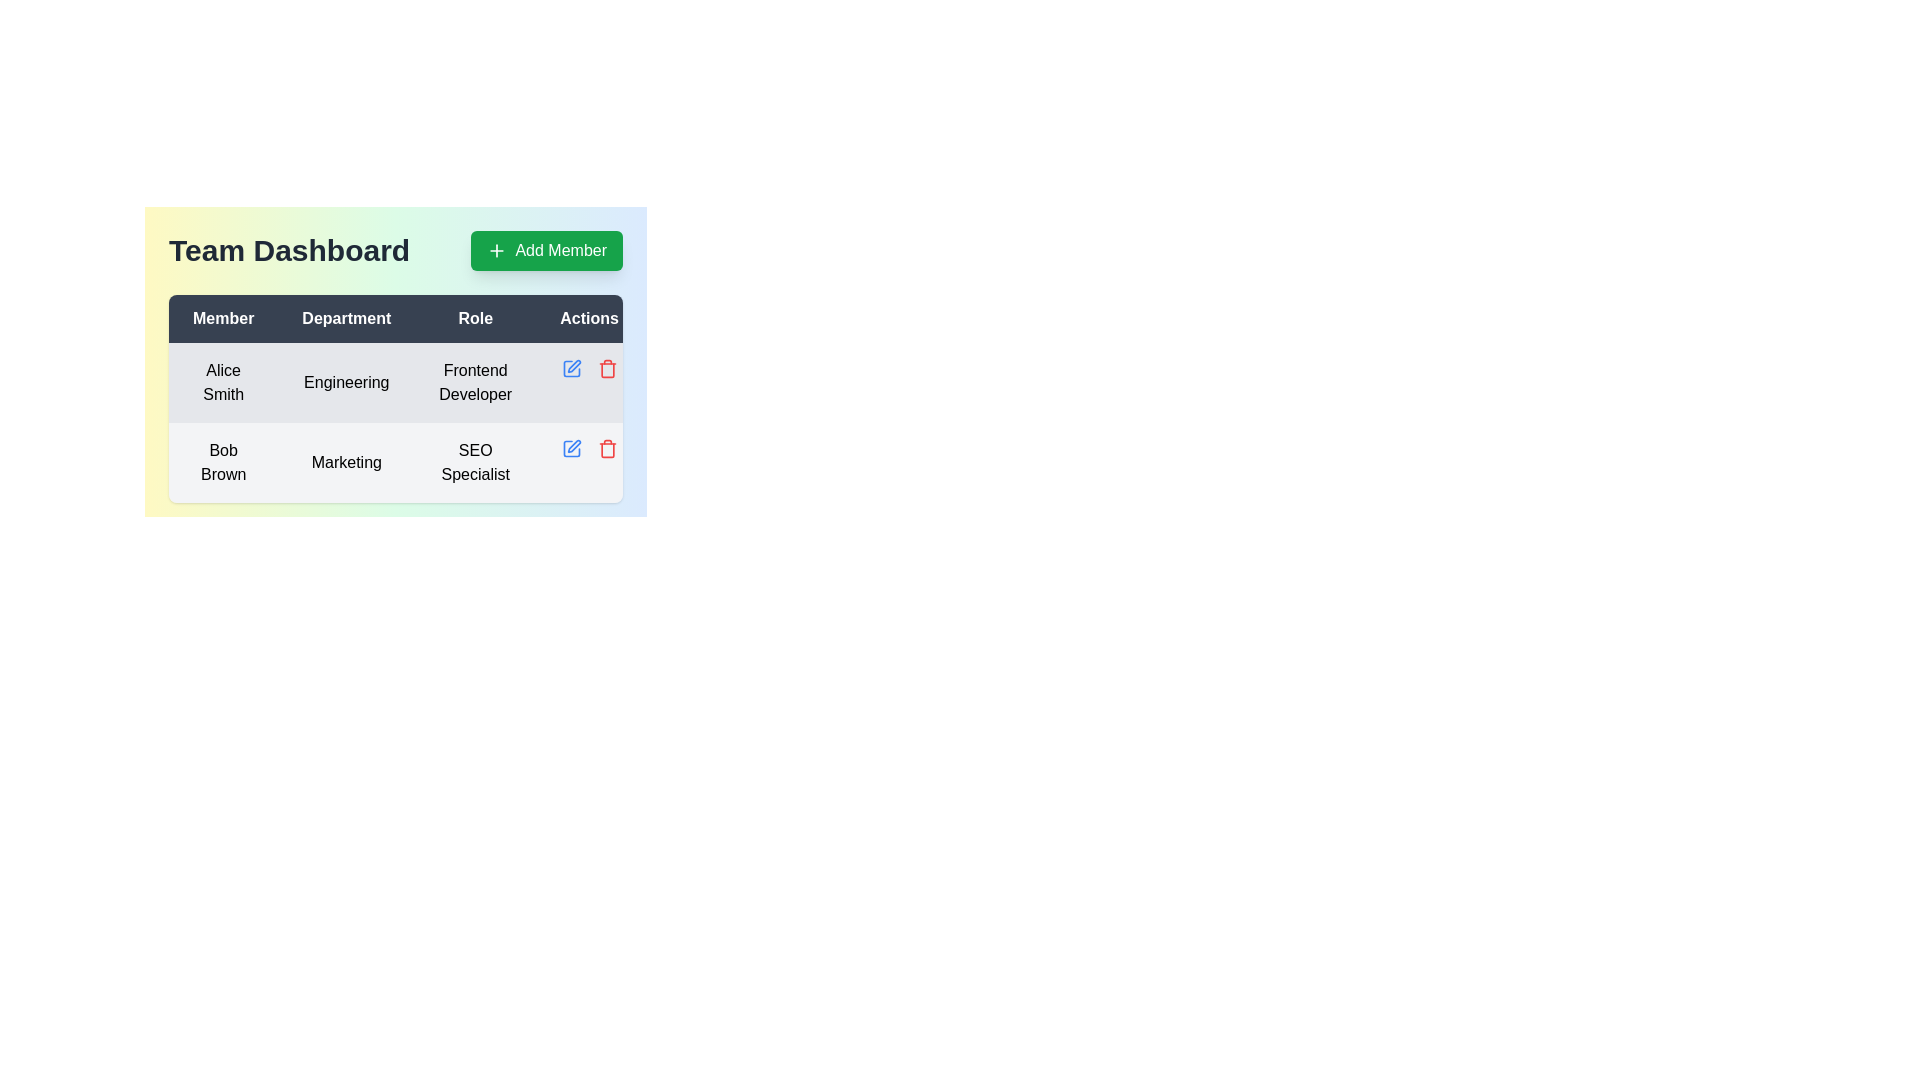 This screenshot has height=1080, width=1920. What do you see at coordinates (223, 382) in the screenshot?
I see `the static text label displaying the name 'Alice Smith' located in the 'Member' column of the table, positioned above 'Bob Brown' and to the left of the 'Engineering' cell` at bounding box center [223, 382].